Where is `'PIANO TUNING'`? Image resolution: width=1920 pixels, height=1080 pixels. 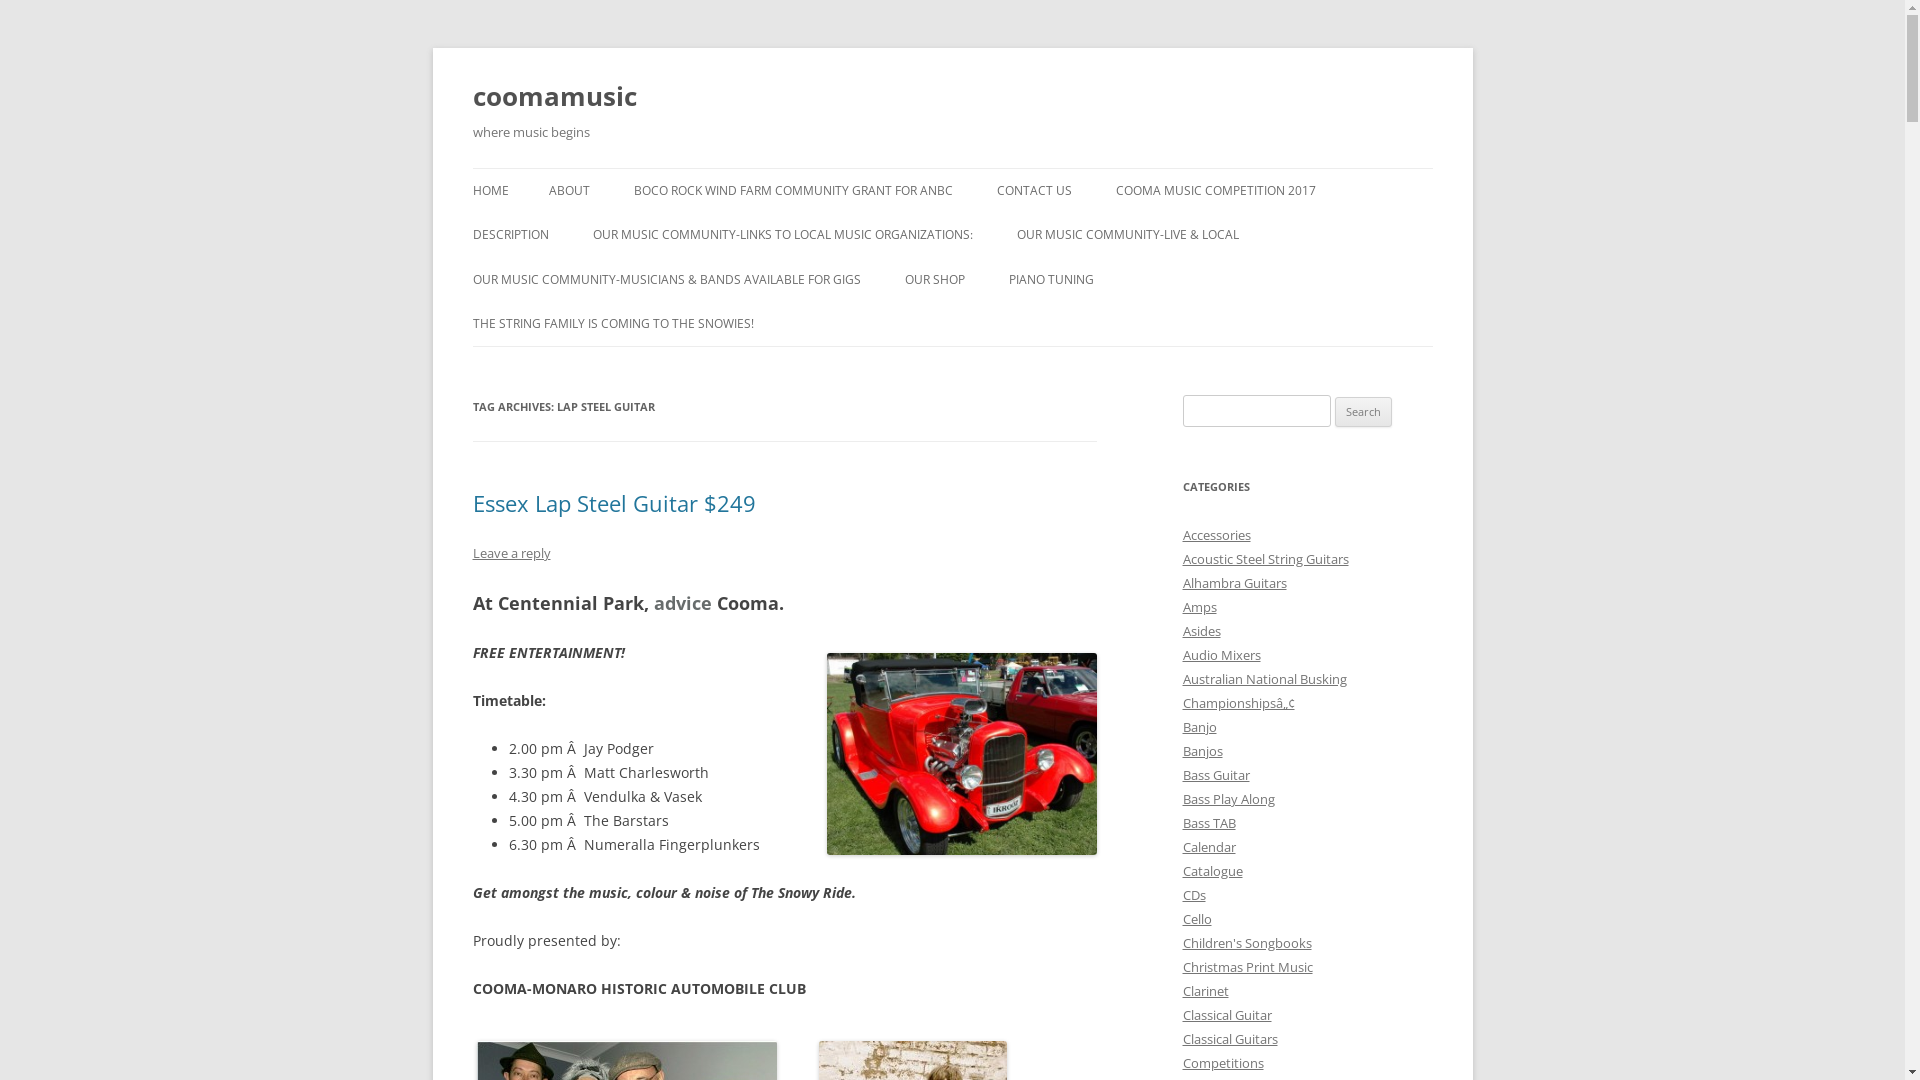
'PIANO TUNING' is located at coordinates (1008, 280).